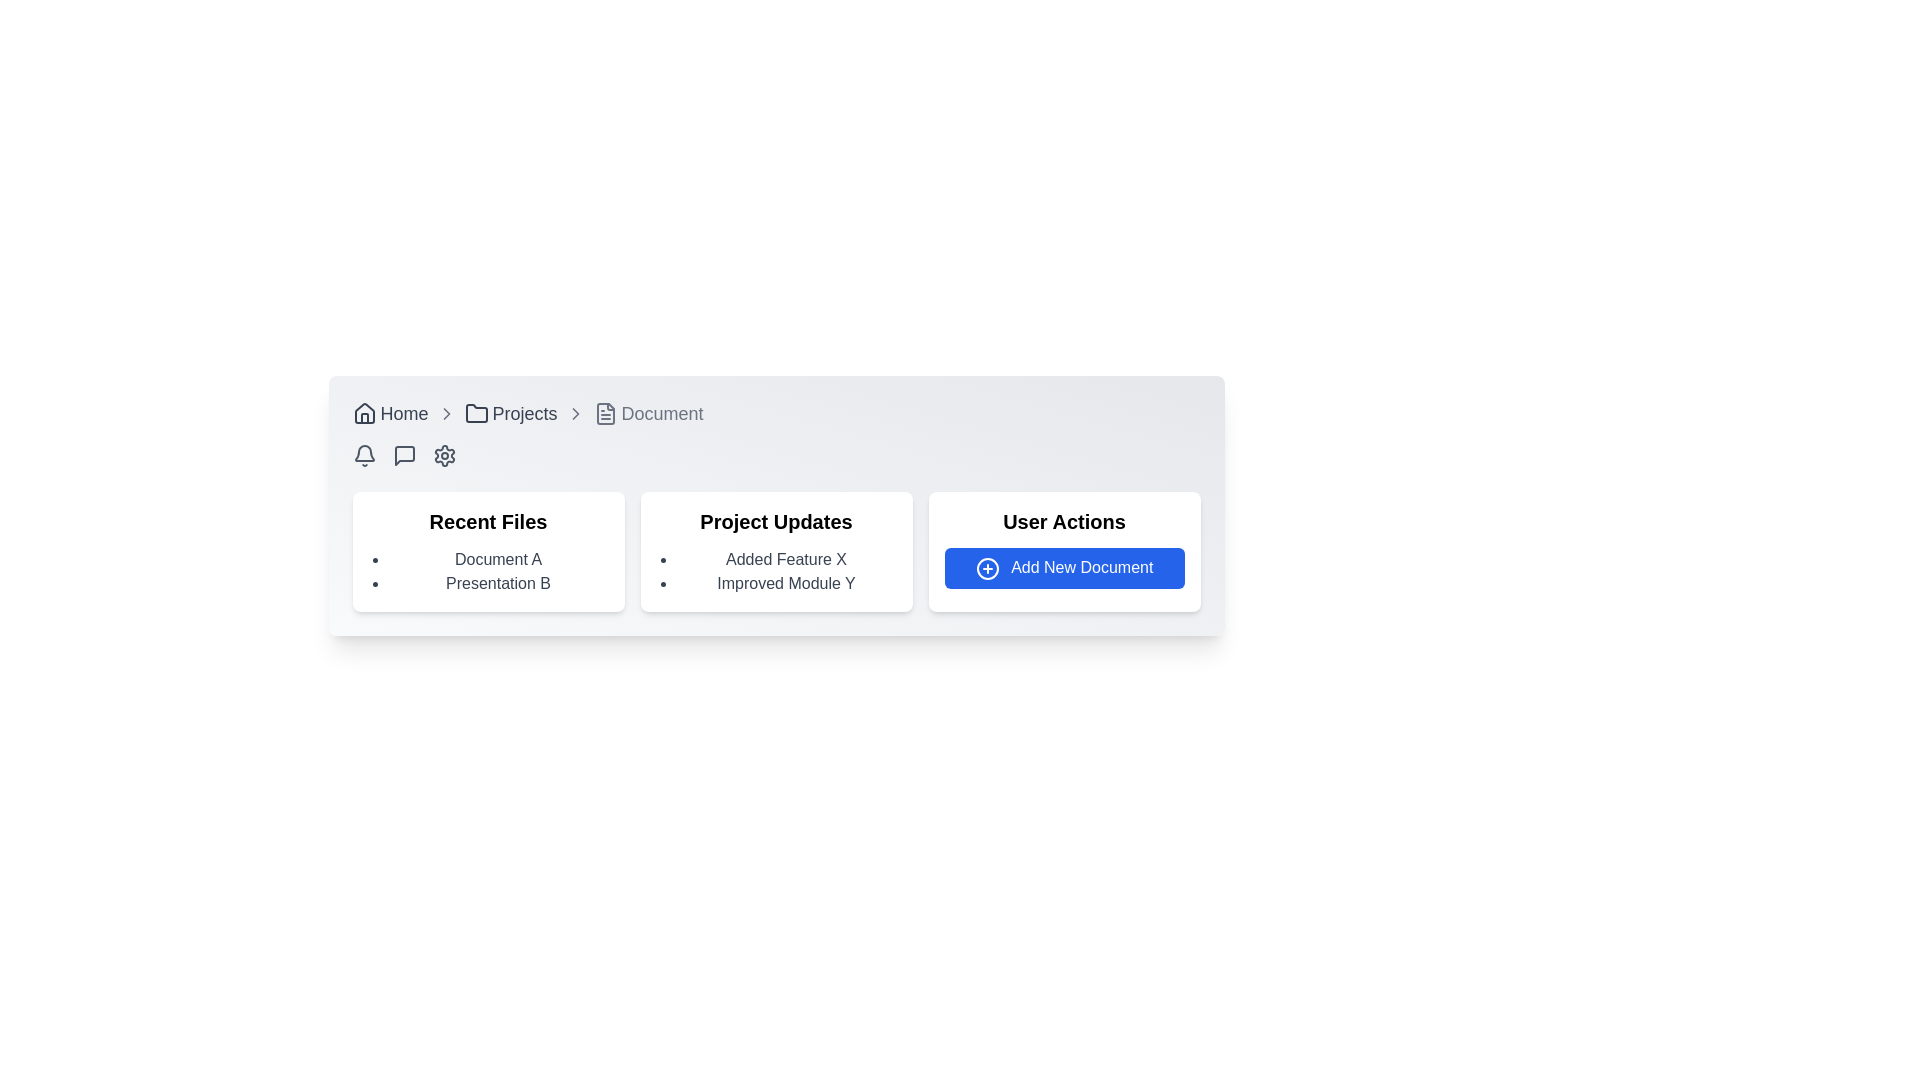 The width and height of the screenshot is (1920, 1080). I want to click on the unordered list displaying recently accessed files located in the 'Recent Files' panel on the left side of the interface, so click(488, 571).